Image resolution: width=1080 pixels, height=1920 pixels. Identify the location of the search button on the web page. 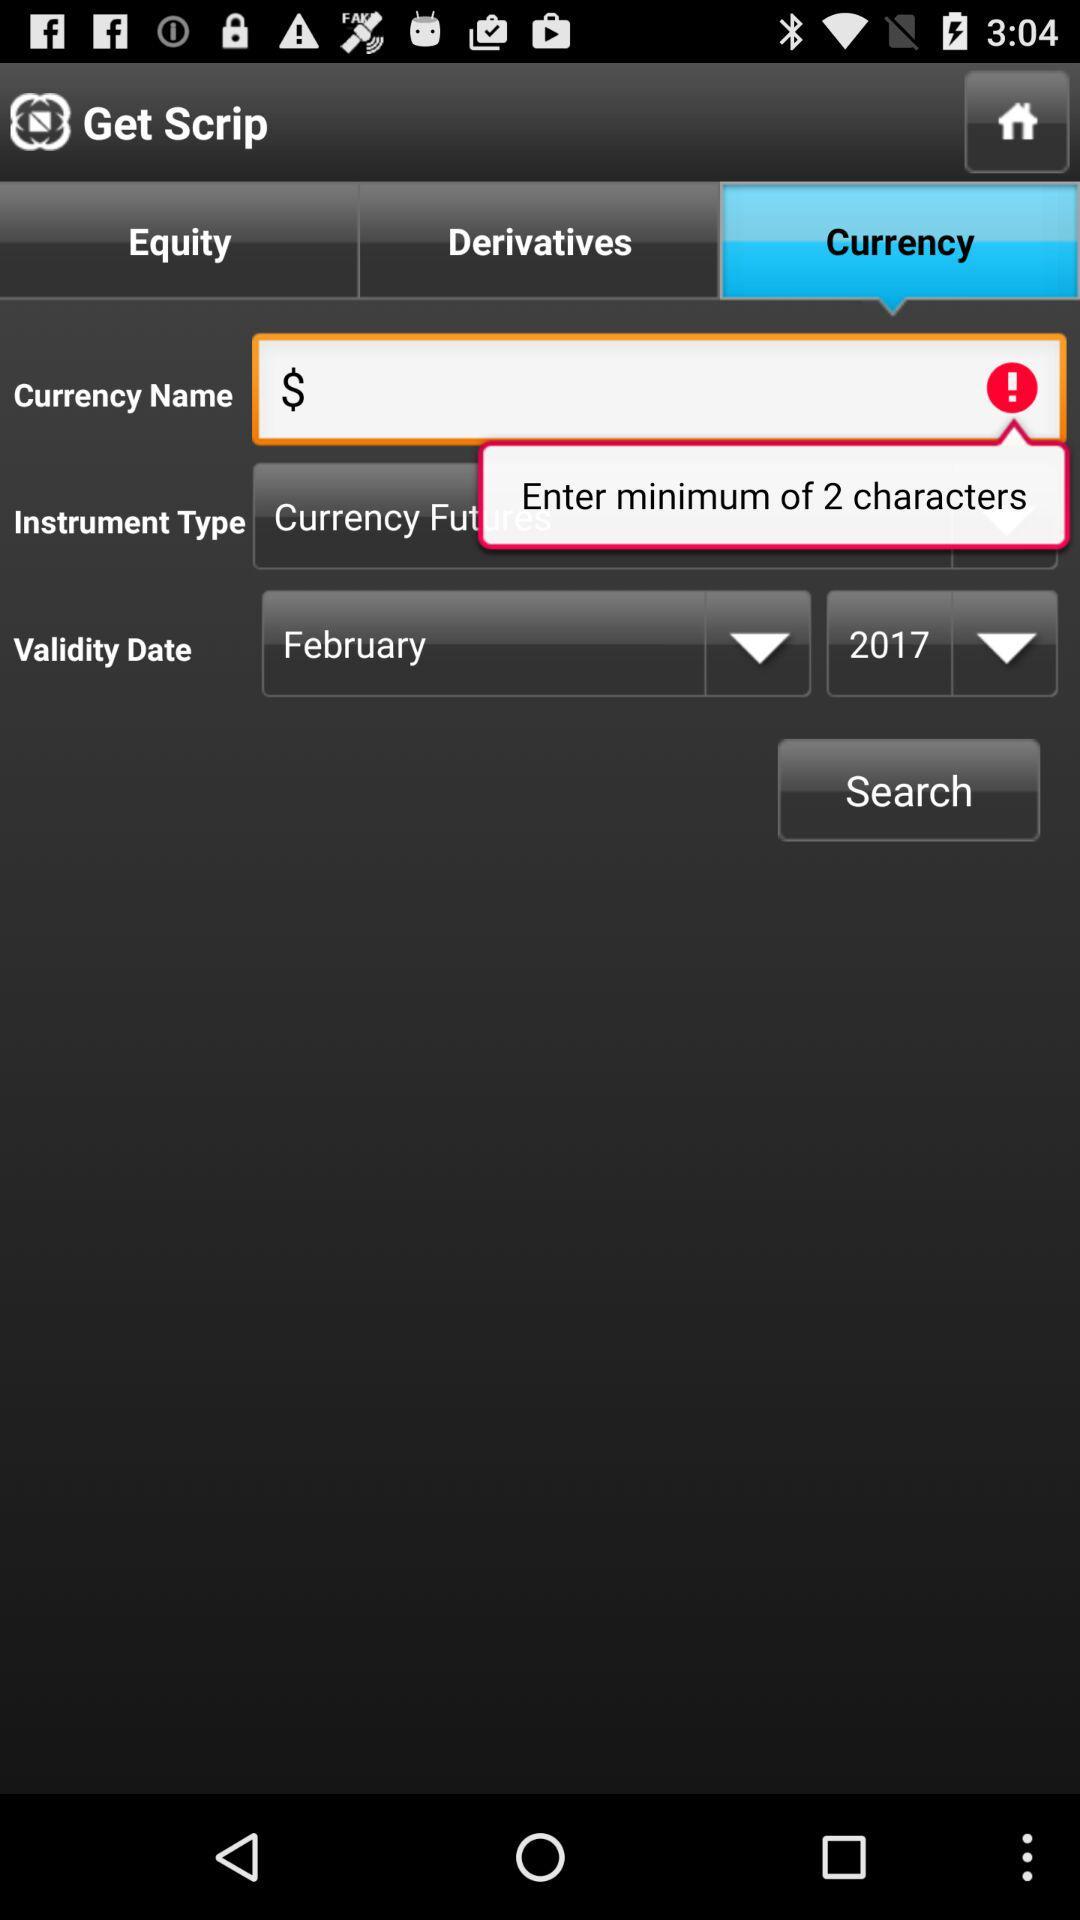
(909, 789).